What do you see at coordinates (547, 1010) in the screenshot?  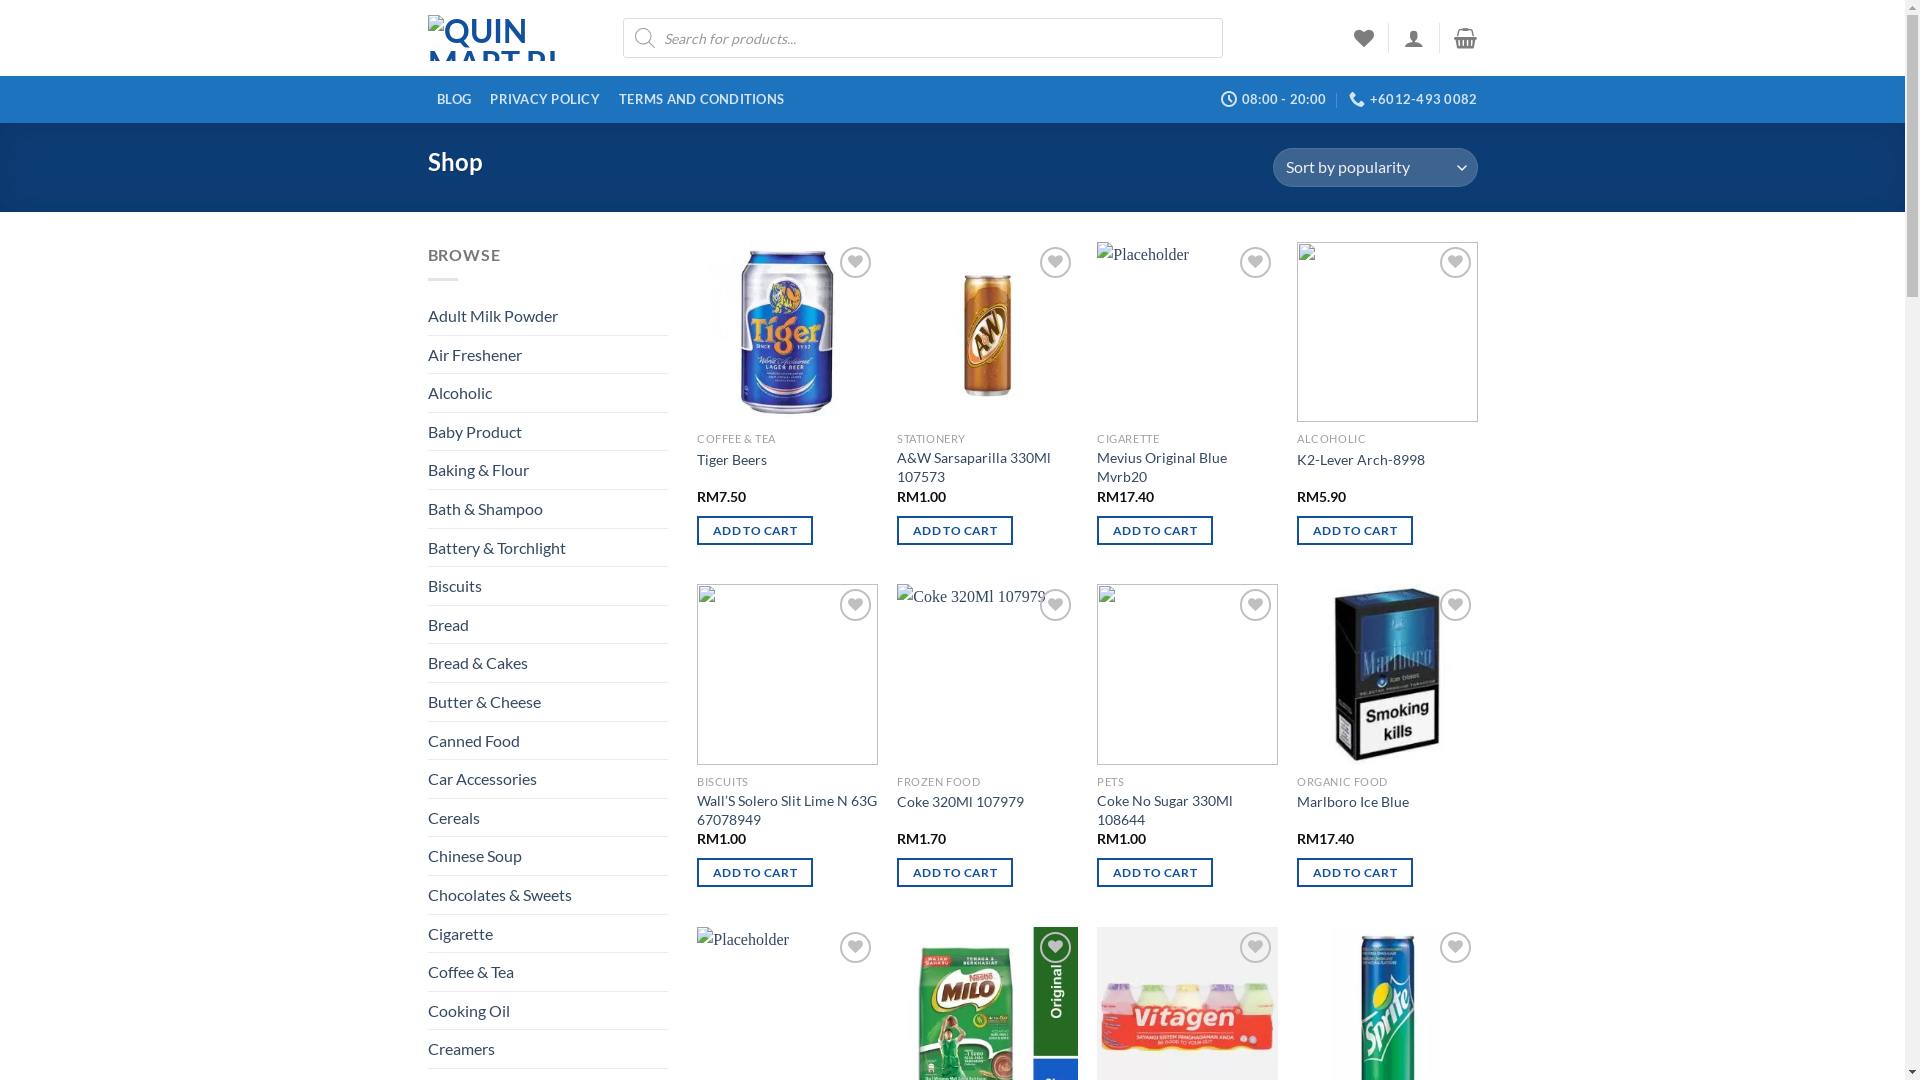 I see `'Cooking Oil'` at bounding box center [547, 1010].